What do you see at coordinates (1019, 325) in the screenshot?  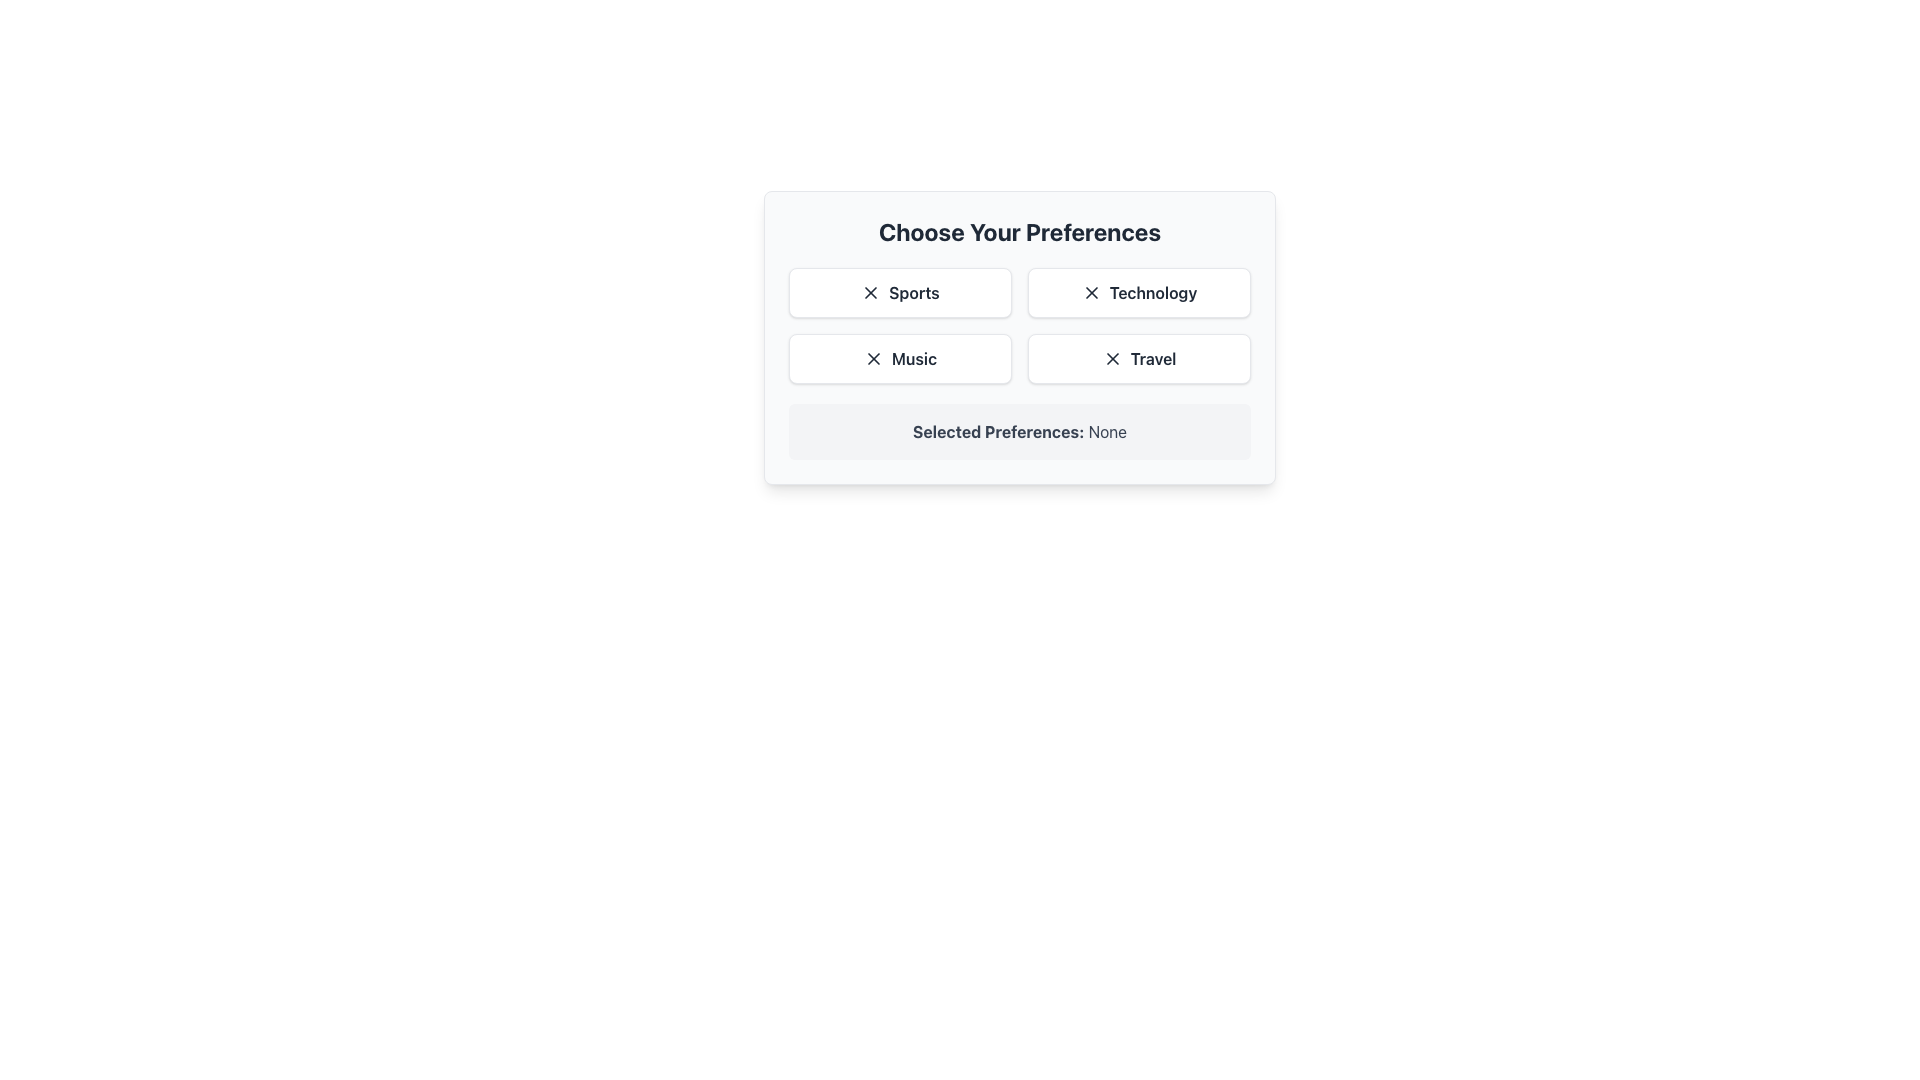 I see `the 'Technology' button` at bounding box center [1019, 325].